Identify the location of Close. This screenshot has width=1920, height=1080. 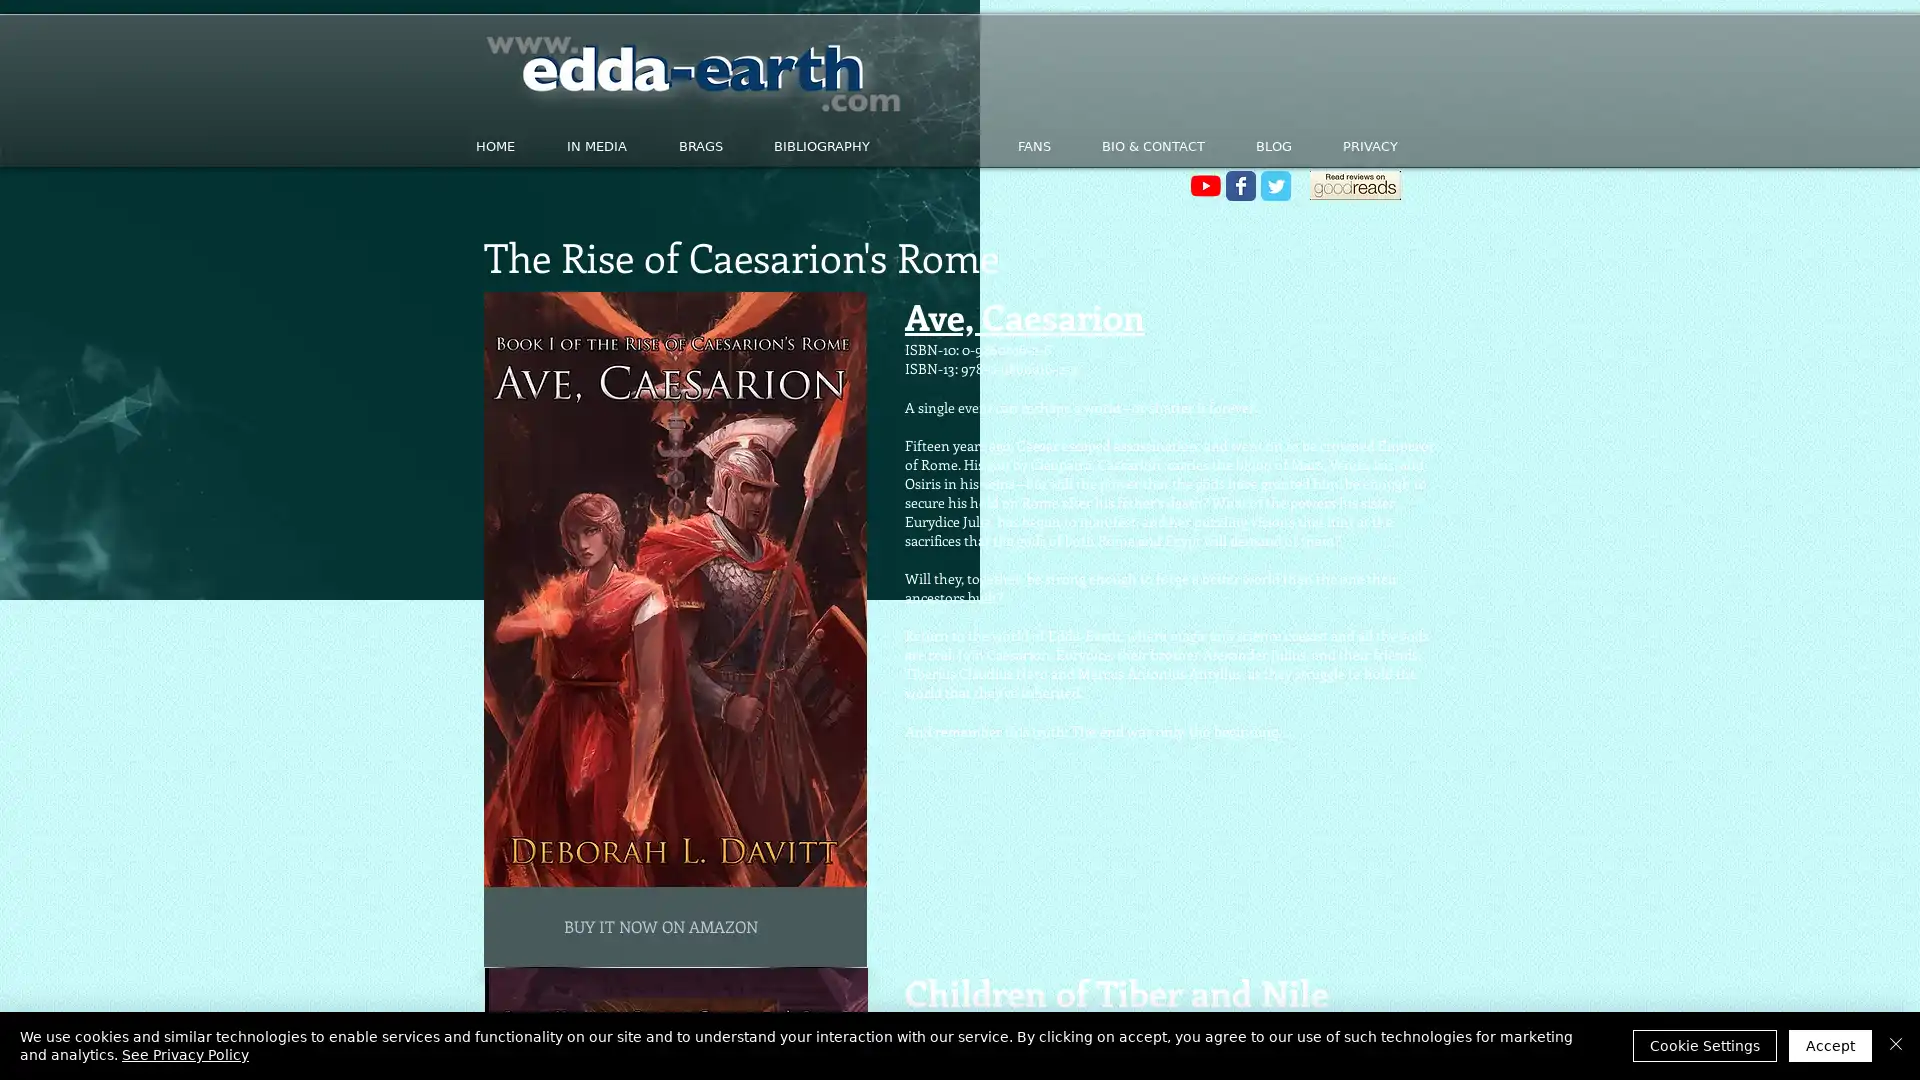
(1895, 1044).